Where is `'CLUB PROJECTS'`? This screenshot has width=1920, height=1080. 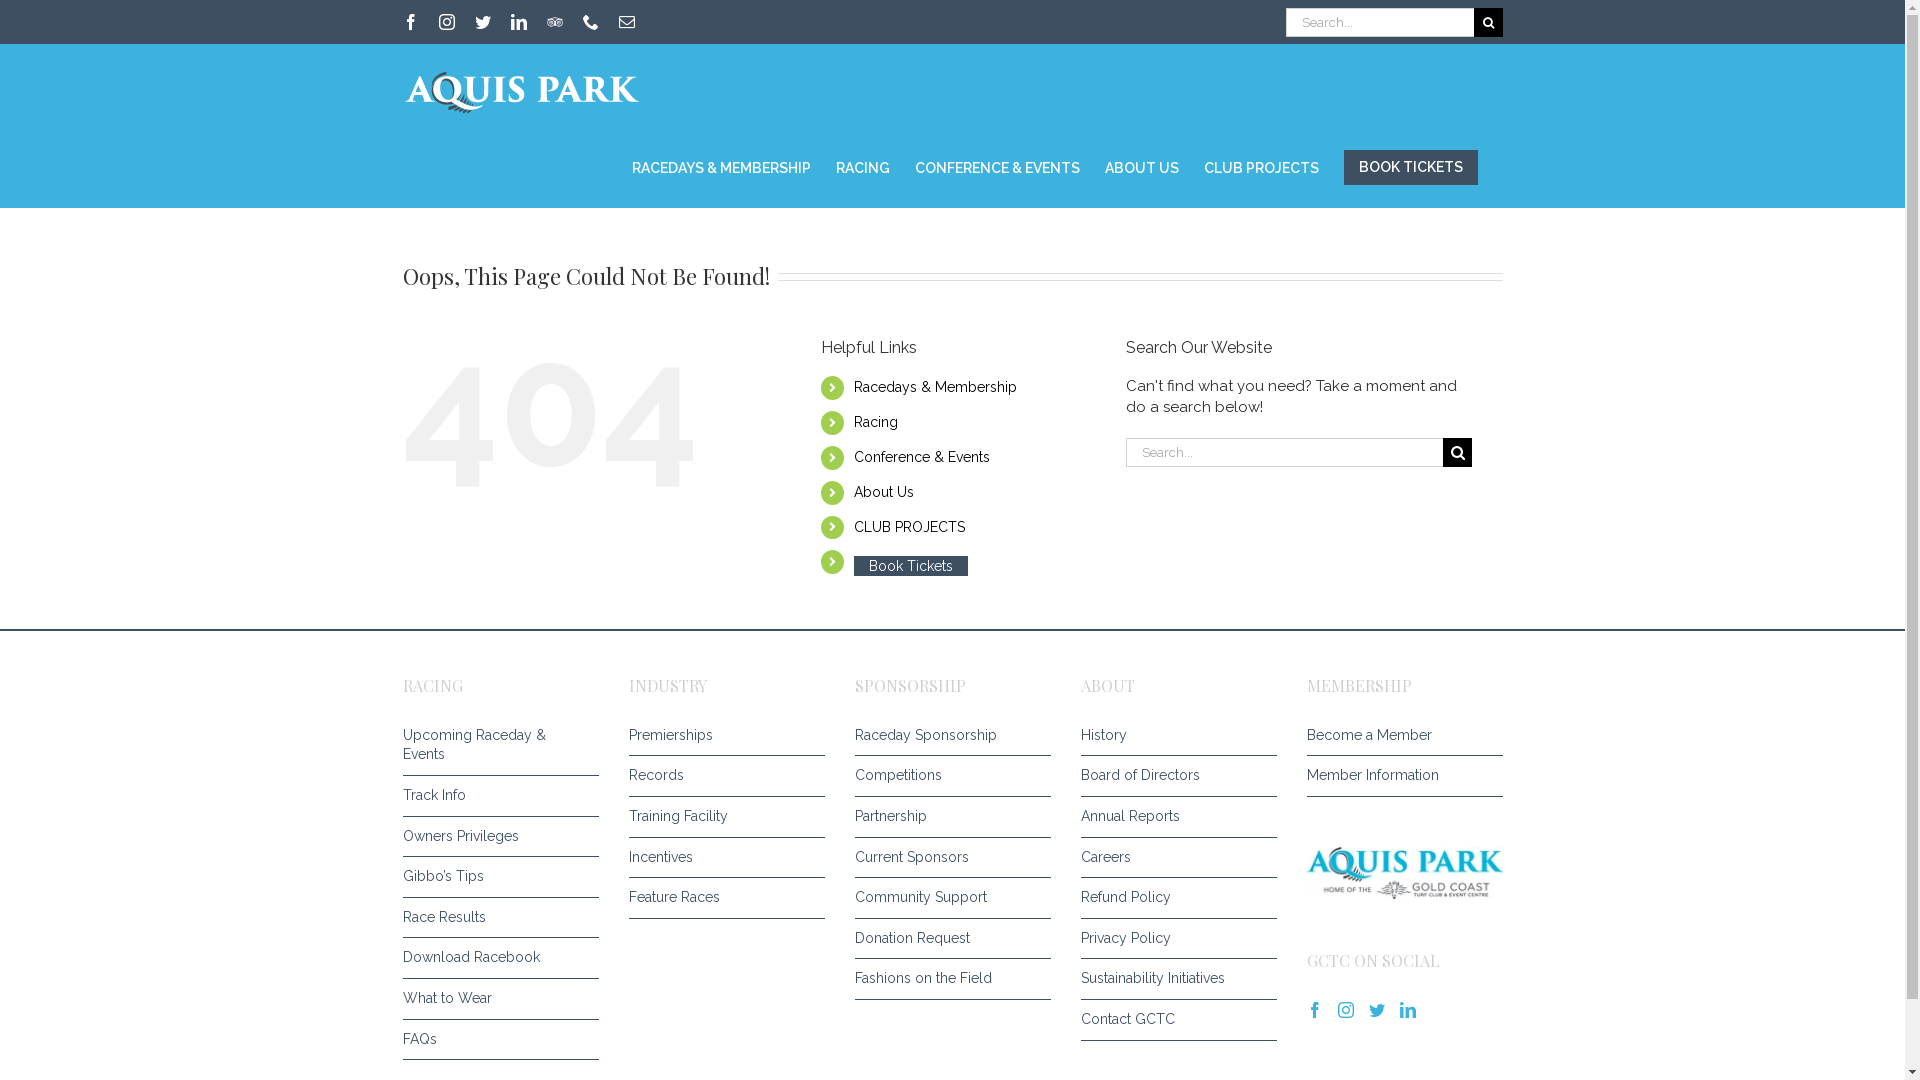
'CLUB PROJECTS' is located at coordinates (908, 526).